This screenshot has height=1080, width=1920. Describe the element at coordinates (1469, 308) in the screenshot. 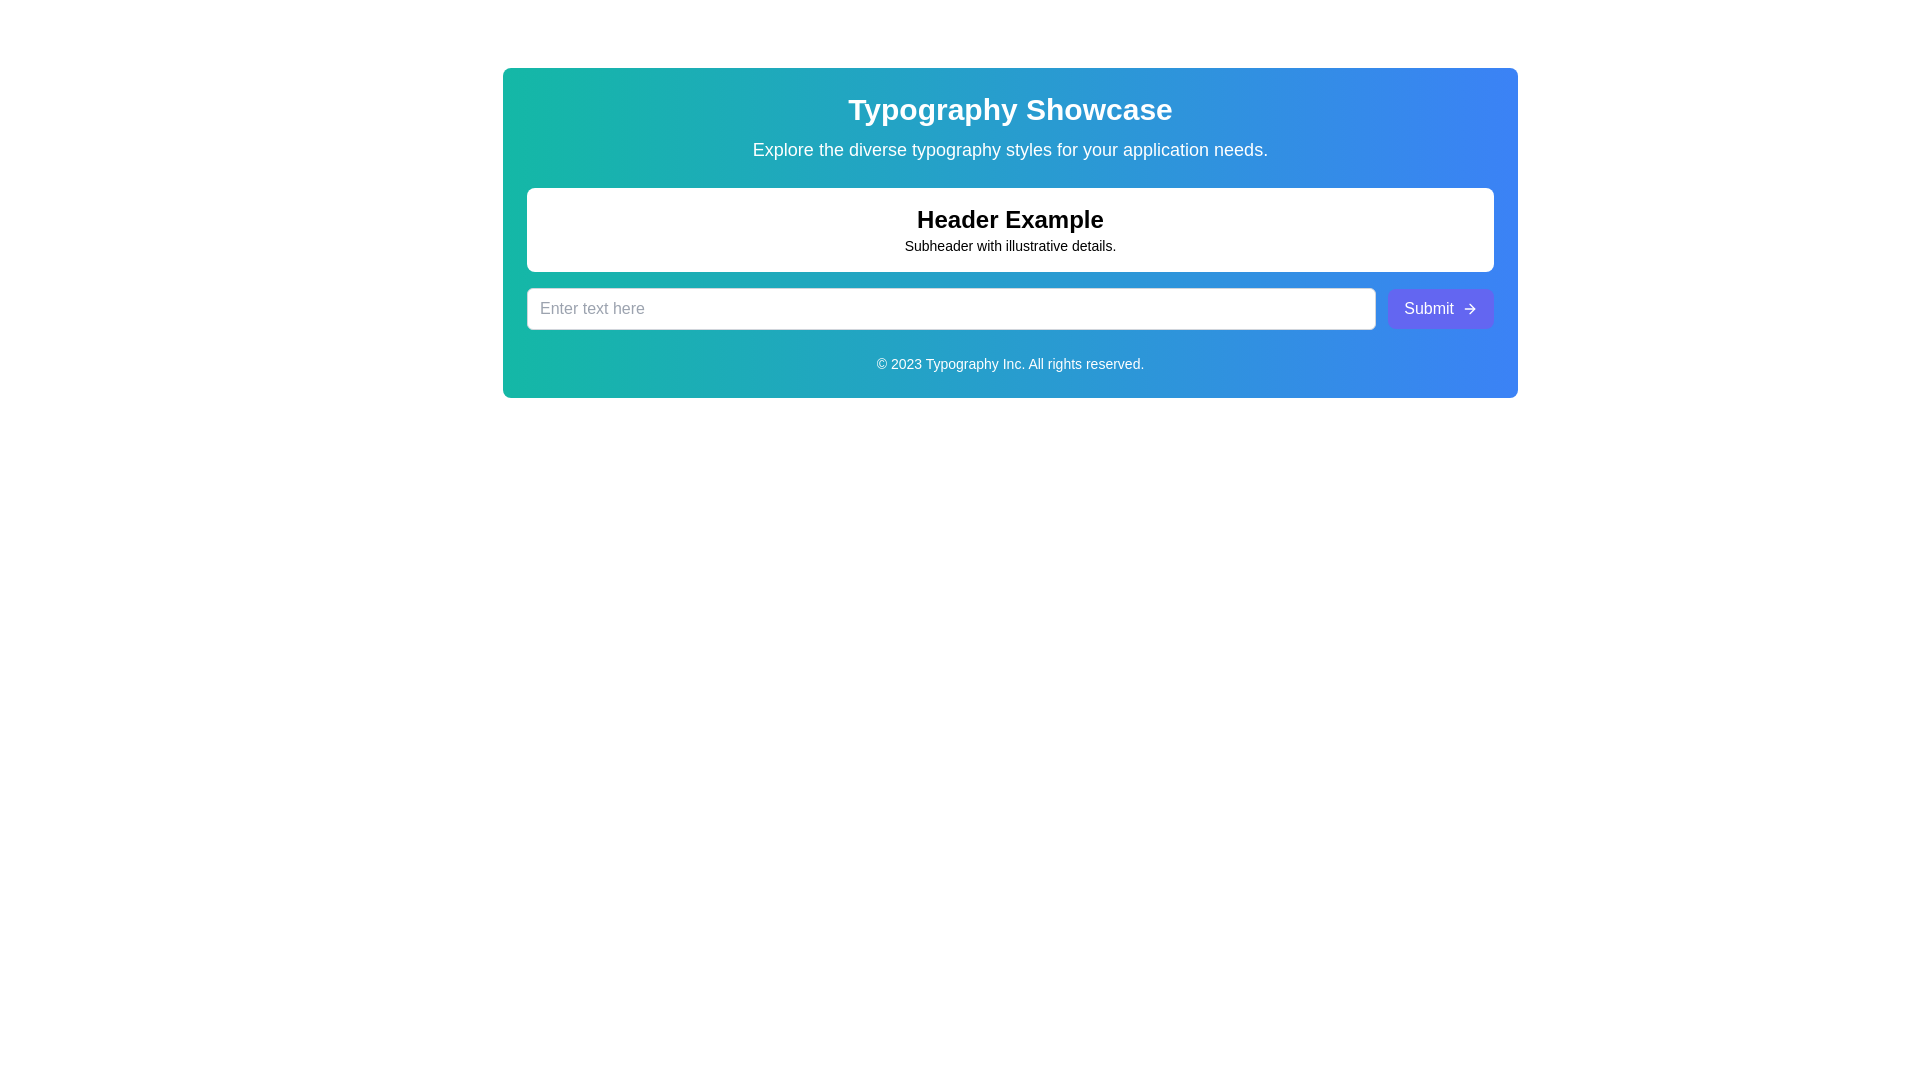

I see `the rightward-pointing arrow icon located within the 'Submit' button` at that location.